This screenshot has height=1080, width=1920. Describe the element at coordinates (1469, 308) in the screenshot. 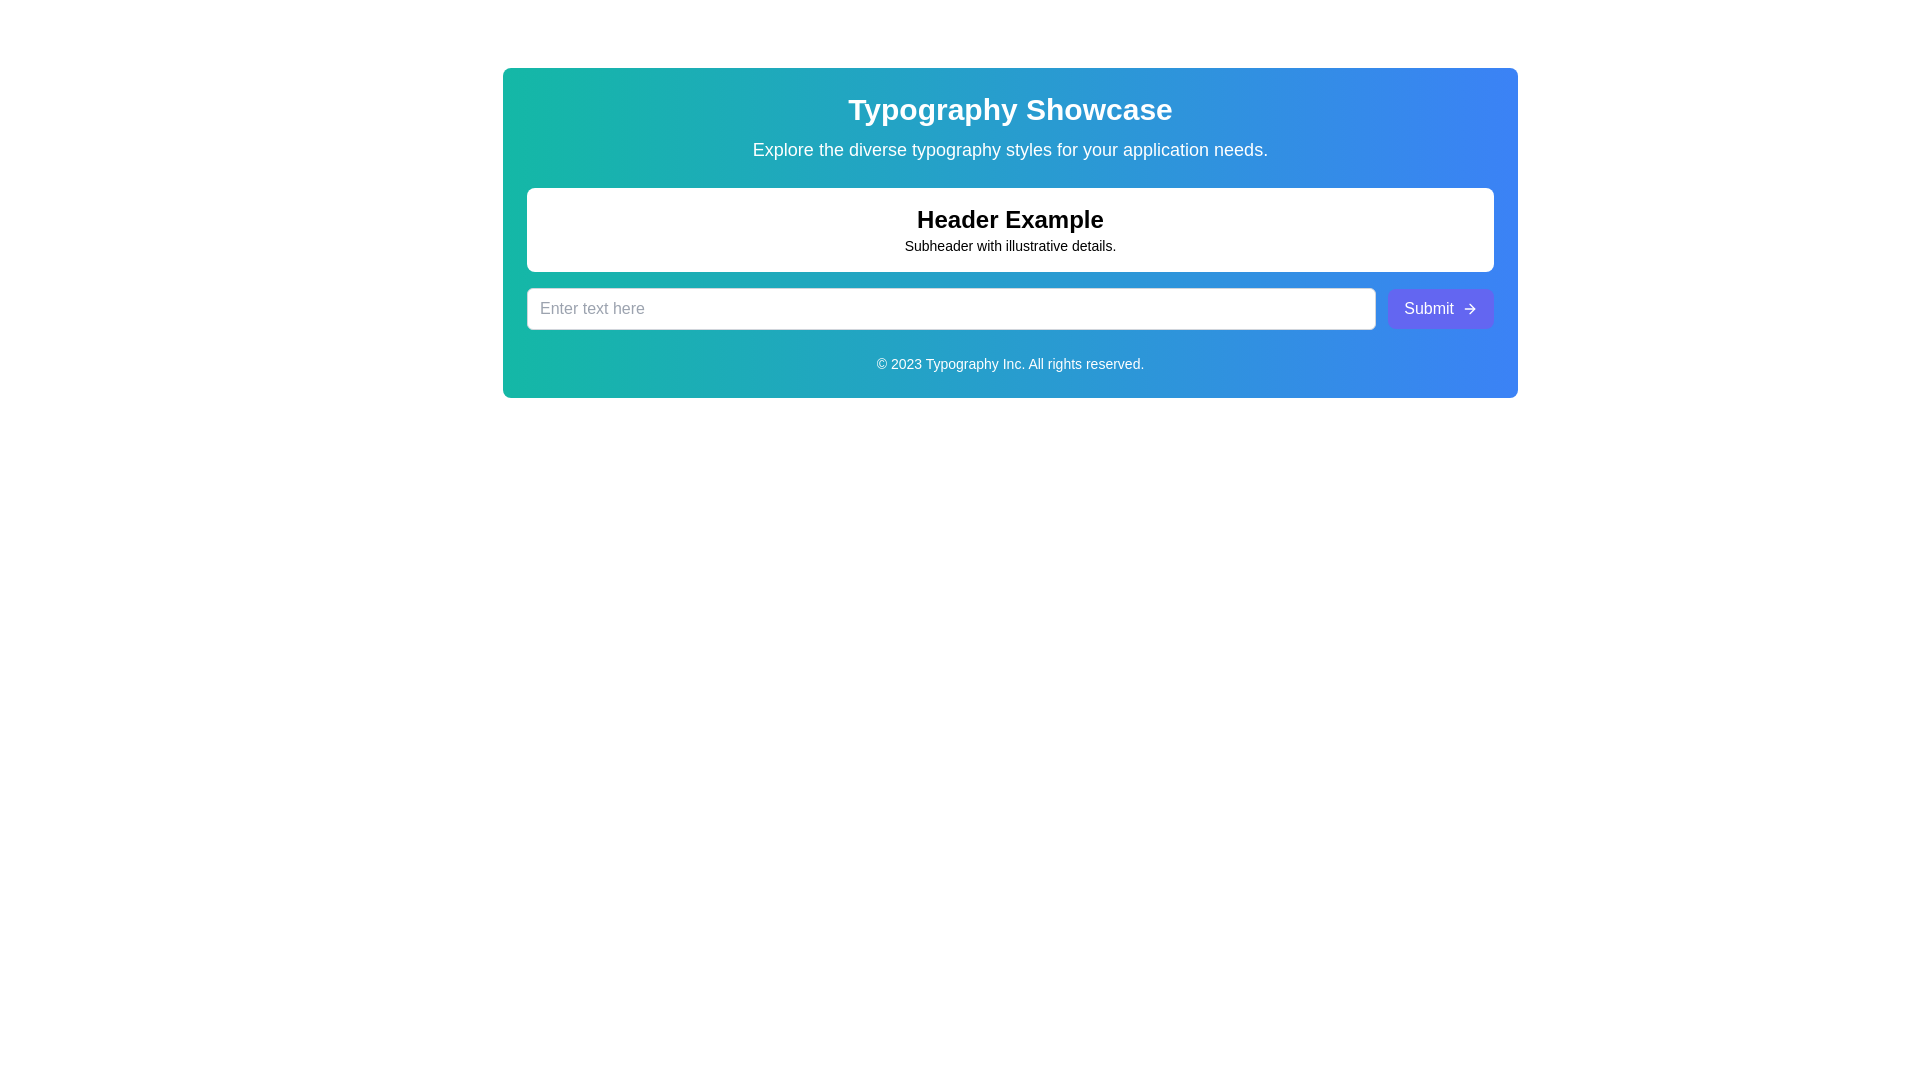

I see `the rightward-pointing arrow icon located within the 'Submit' button` at that location.